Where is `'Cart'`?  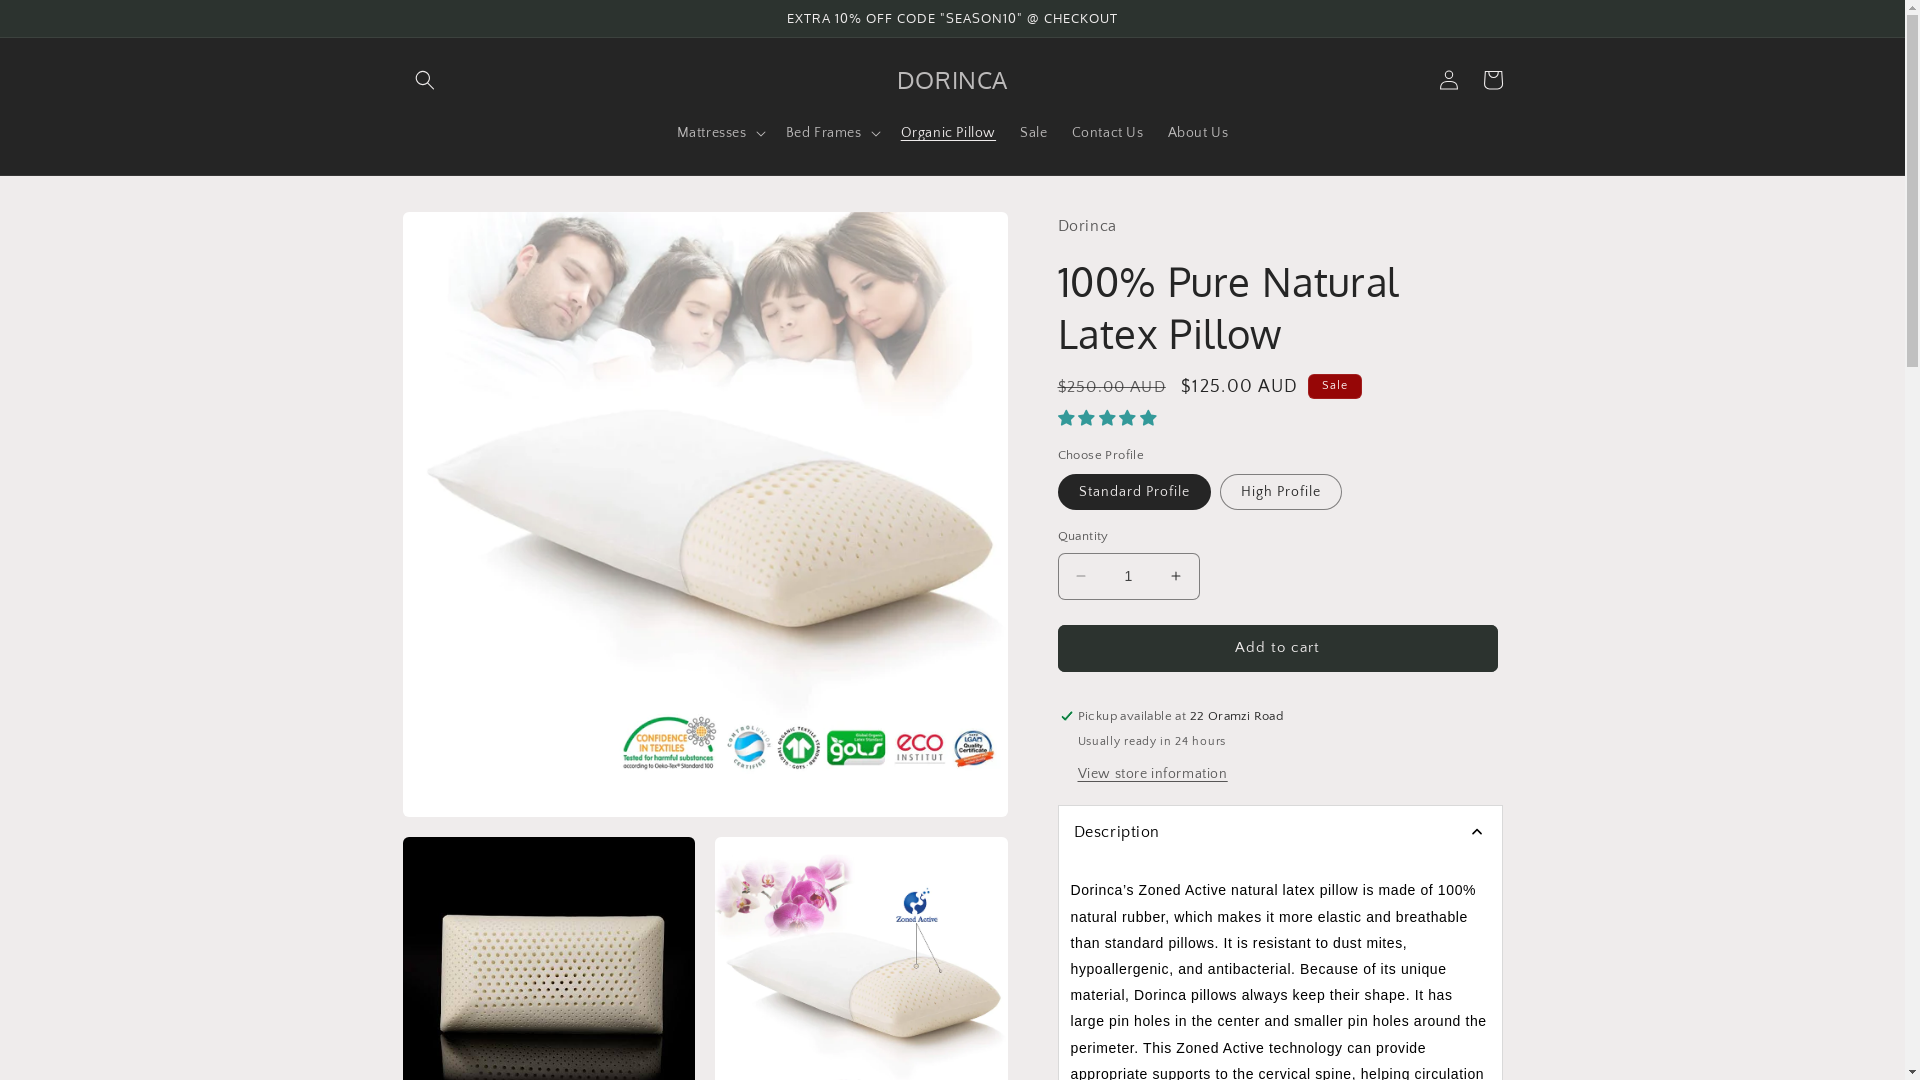
'Cart' is located at coordinates (1492, 79).